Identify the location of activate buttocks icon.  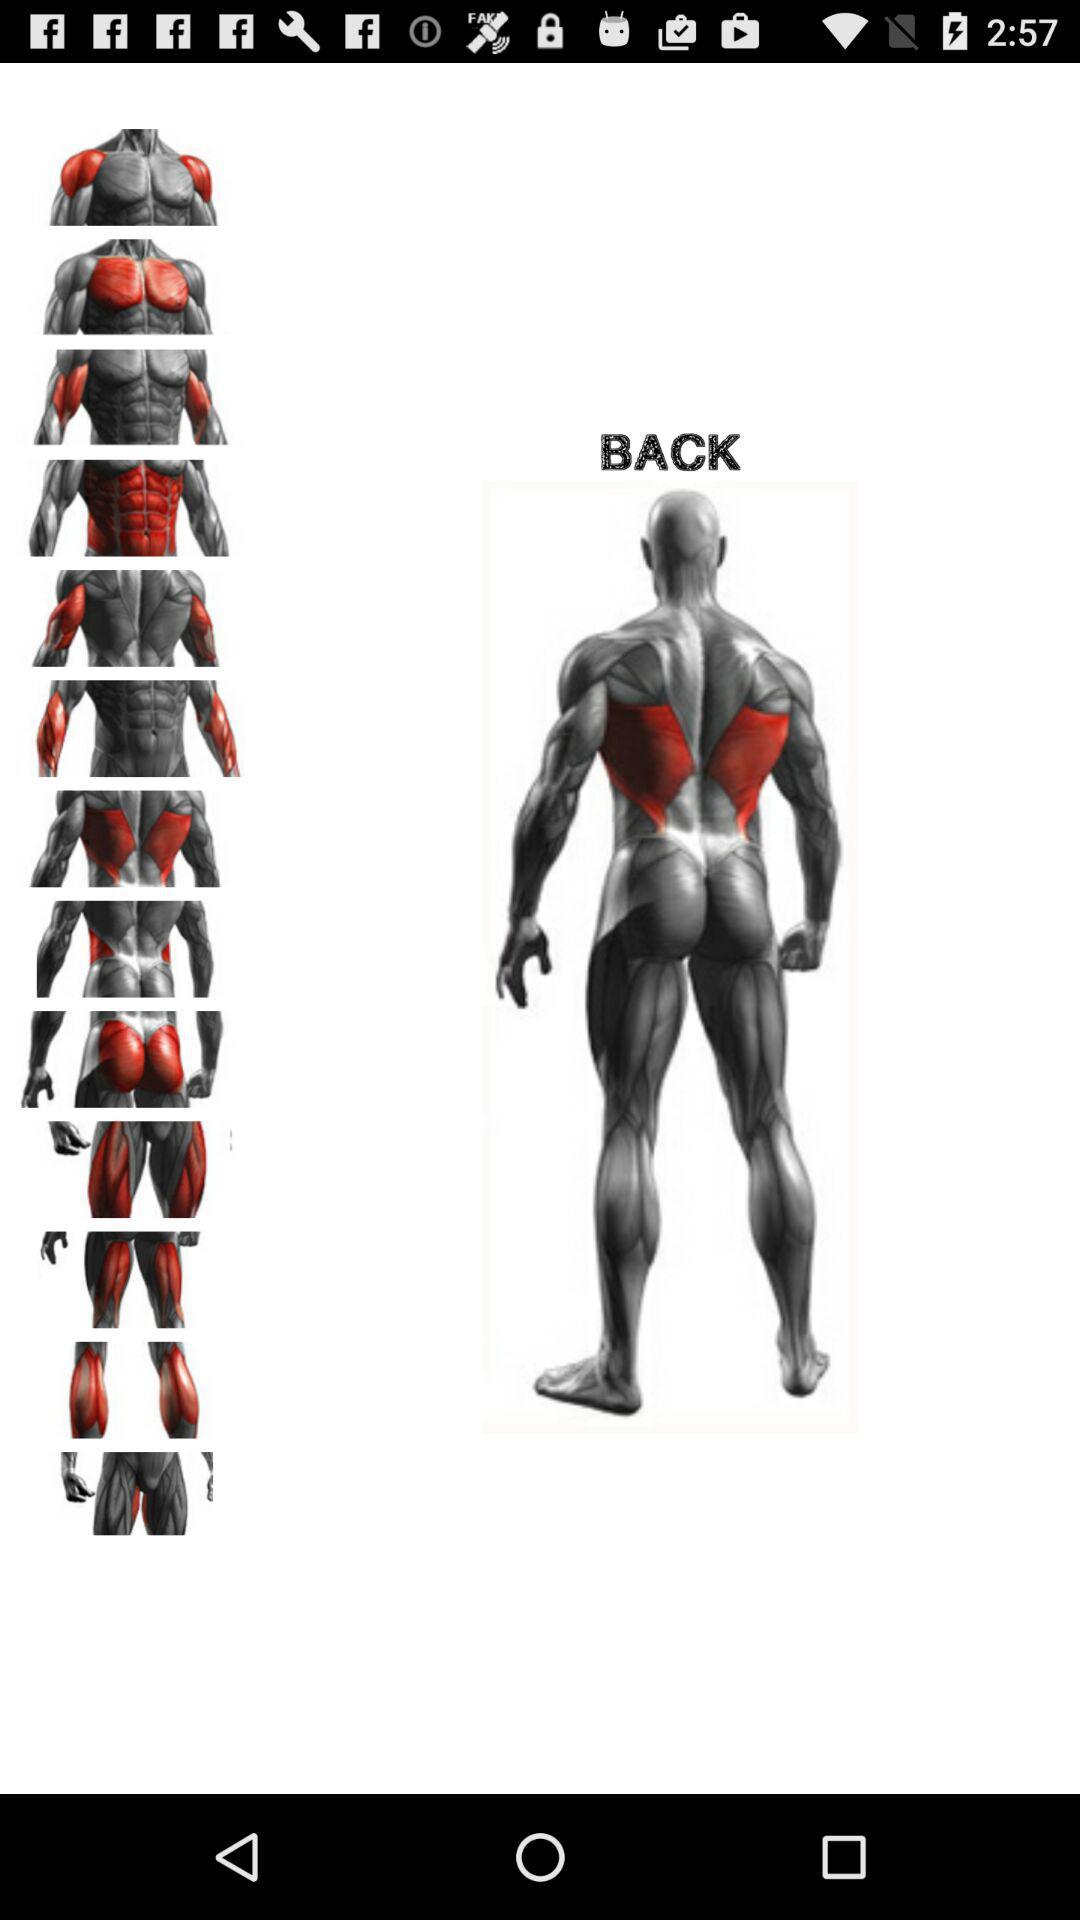
(131, 1051).